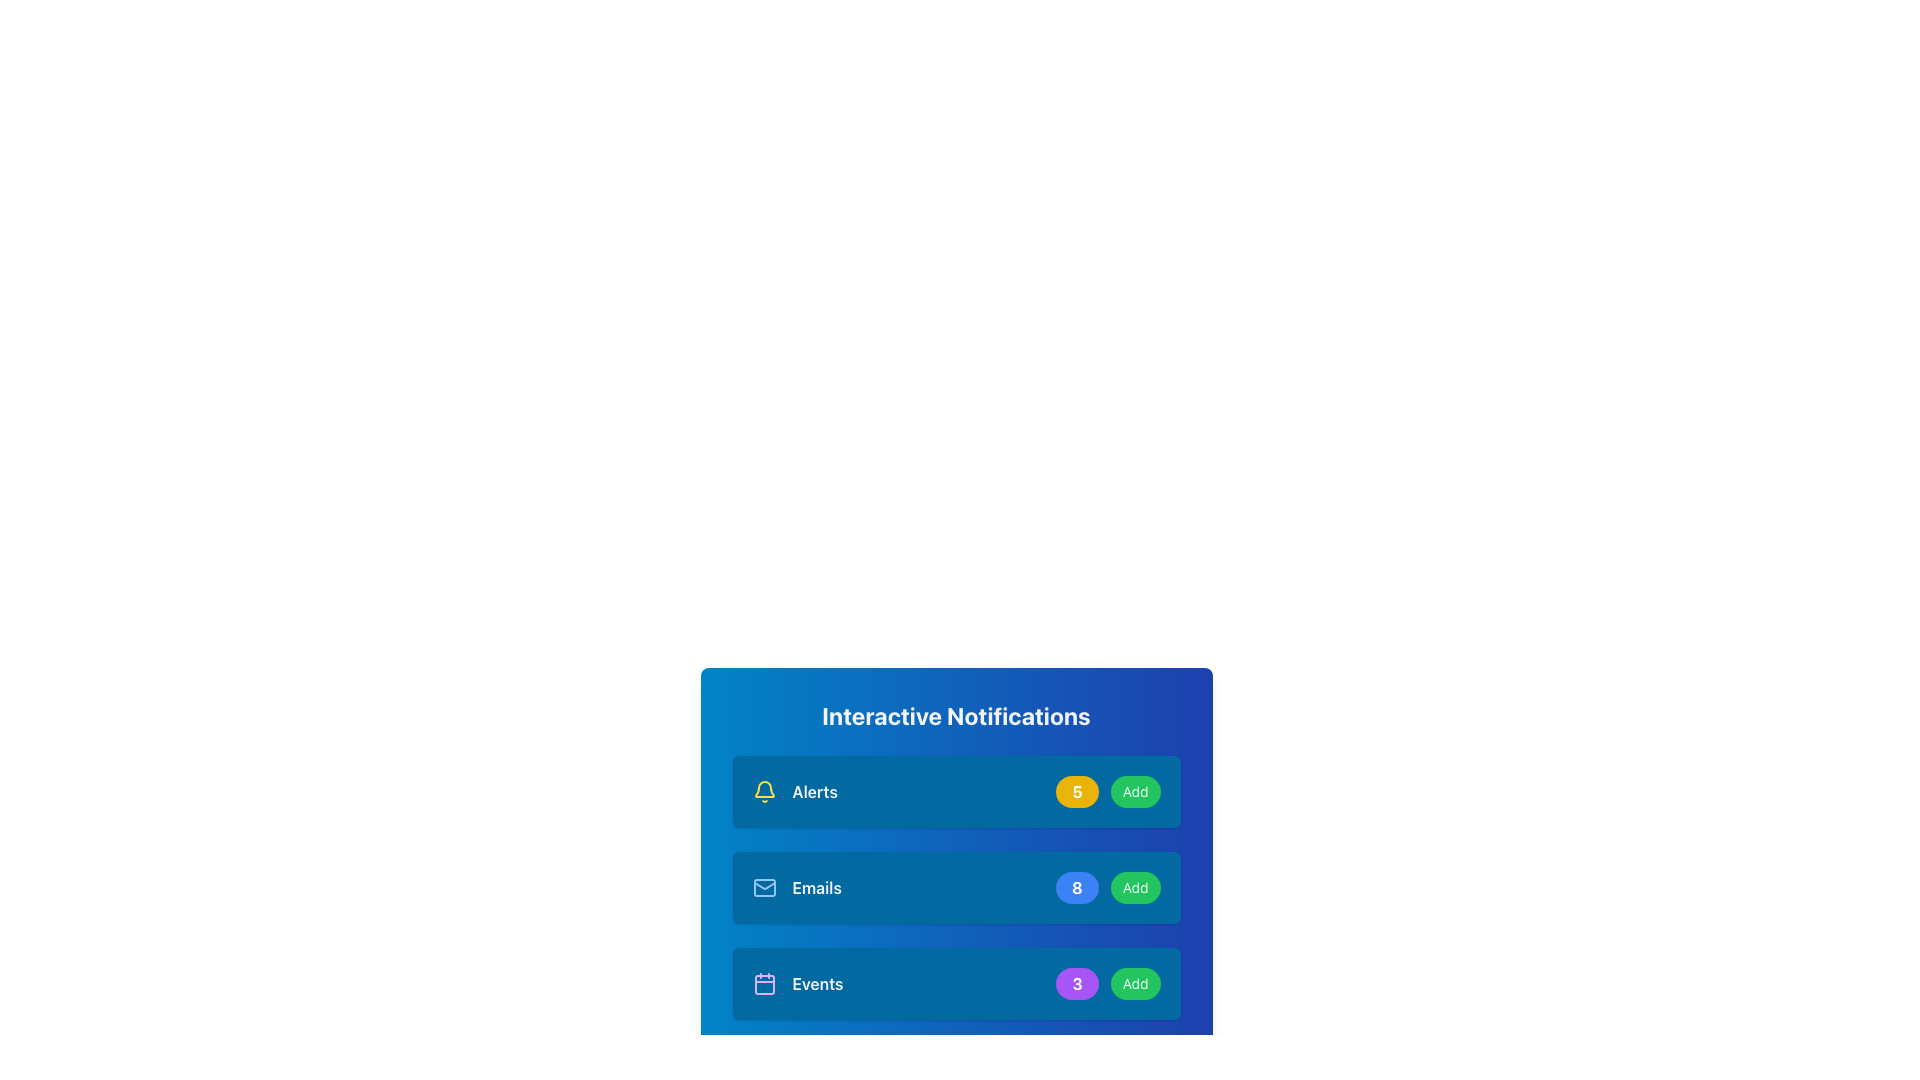 The width and height of the screenshot is (1920, 1080). I want to click on the green 'Add' button with rounded corners located in the last row of the list, so click(1135, 982).